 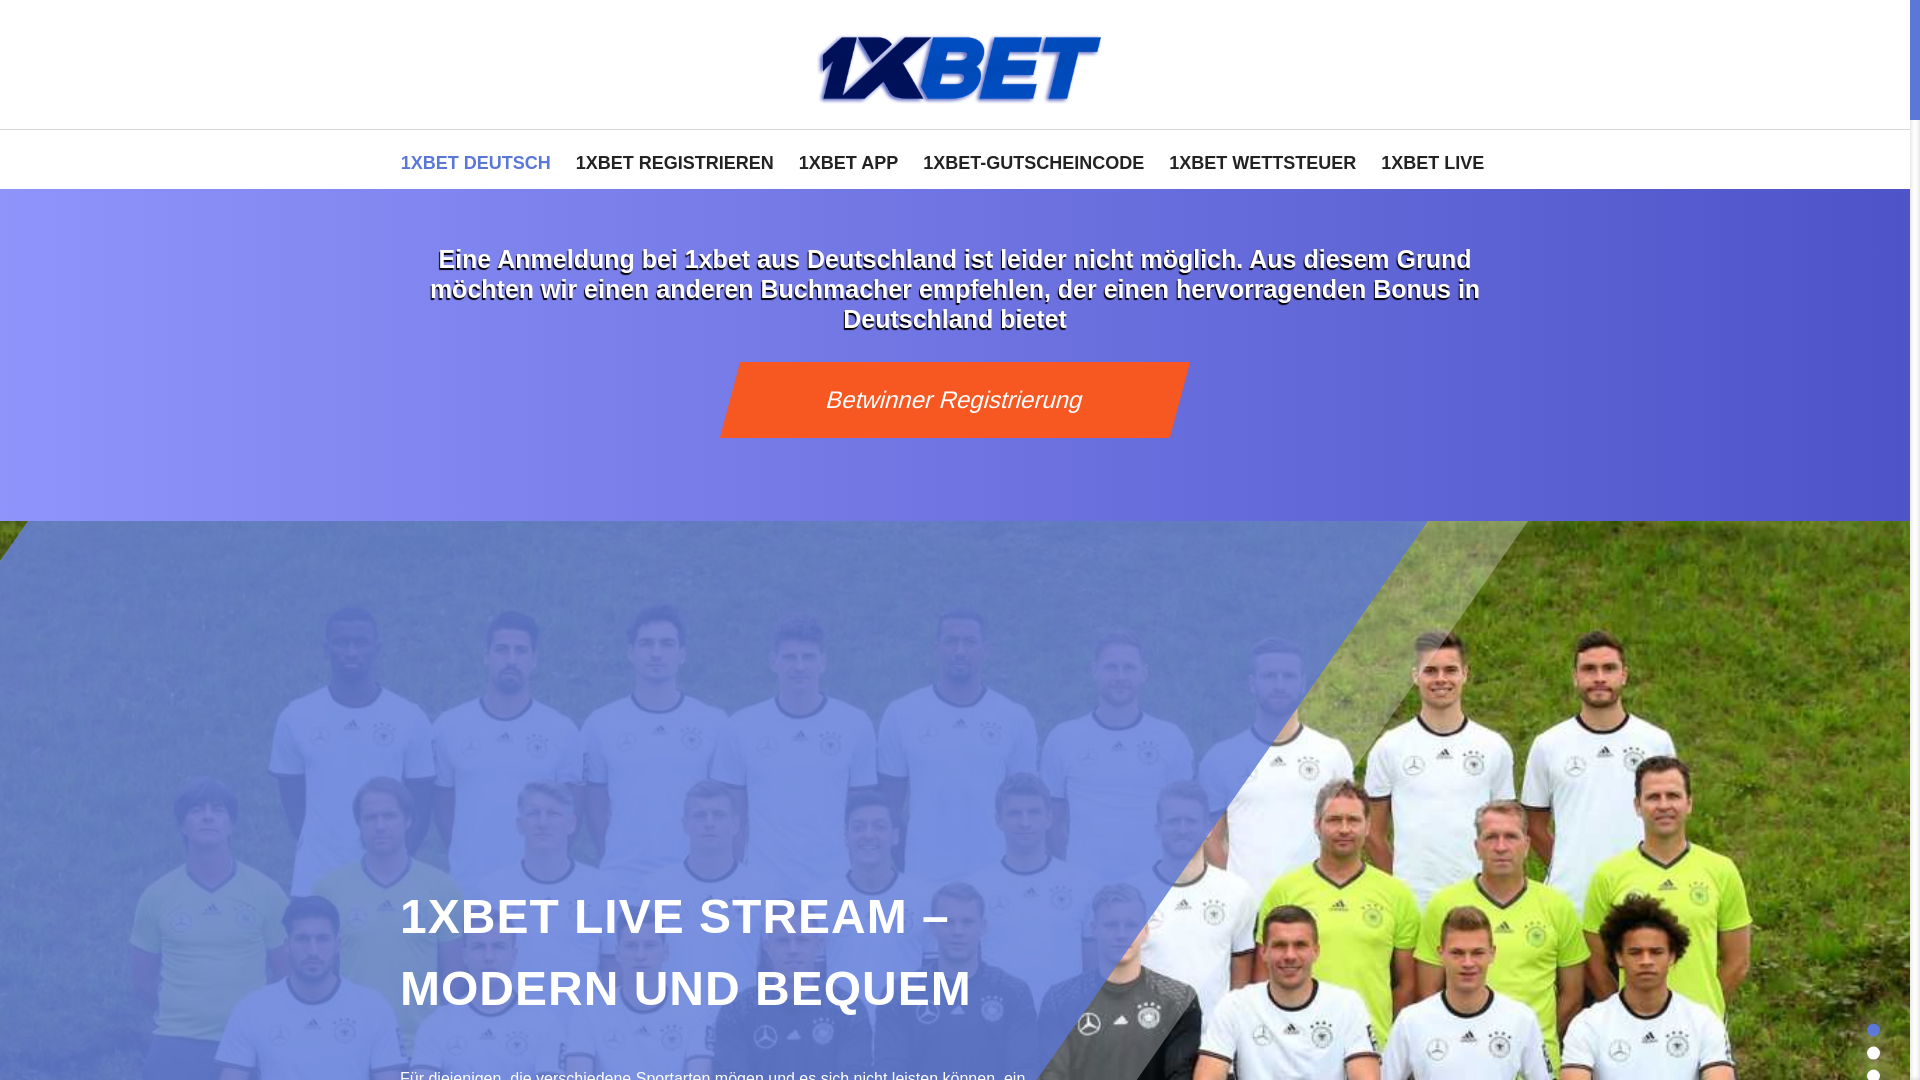 What do you see at coordinates (474, 158) in the screenshot?
I see `'1XBET DEUTSCH'` at bounding box center [474, 158].